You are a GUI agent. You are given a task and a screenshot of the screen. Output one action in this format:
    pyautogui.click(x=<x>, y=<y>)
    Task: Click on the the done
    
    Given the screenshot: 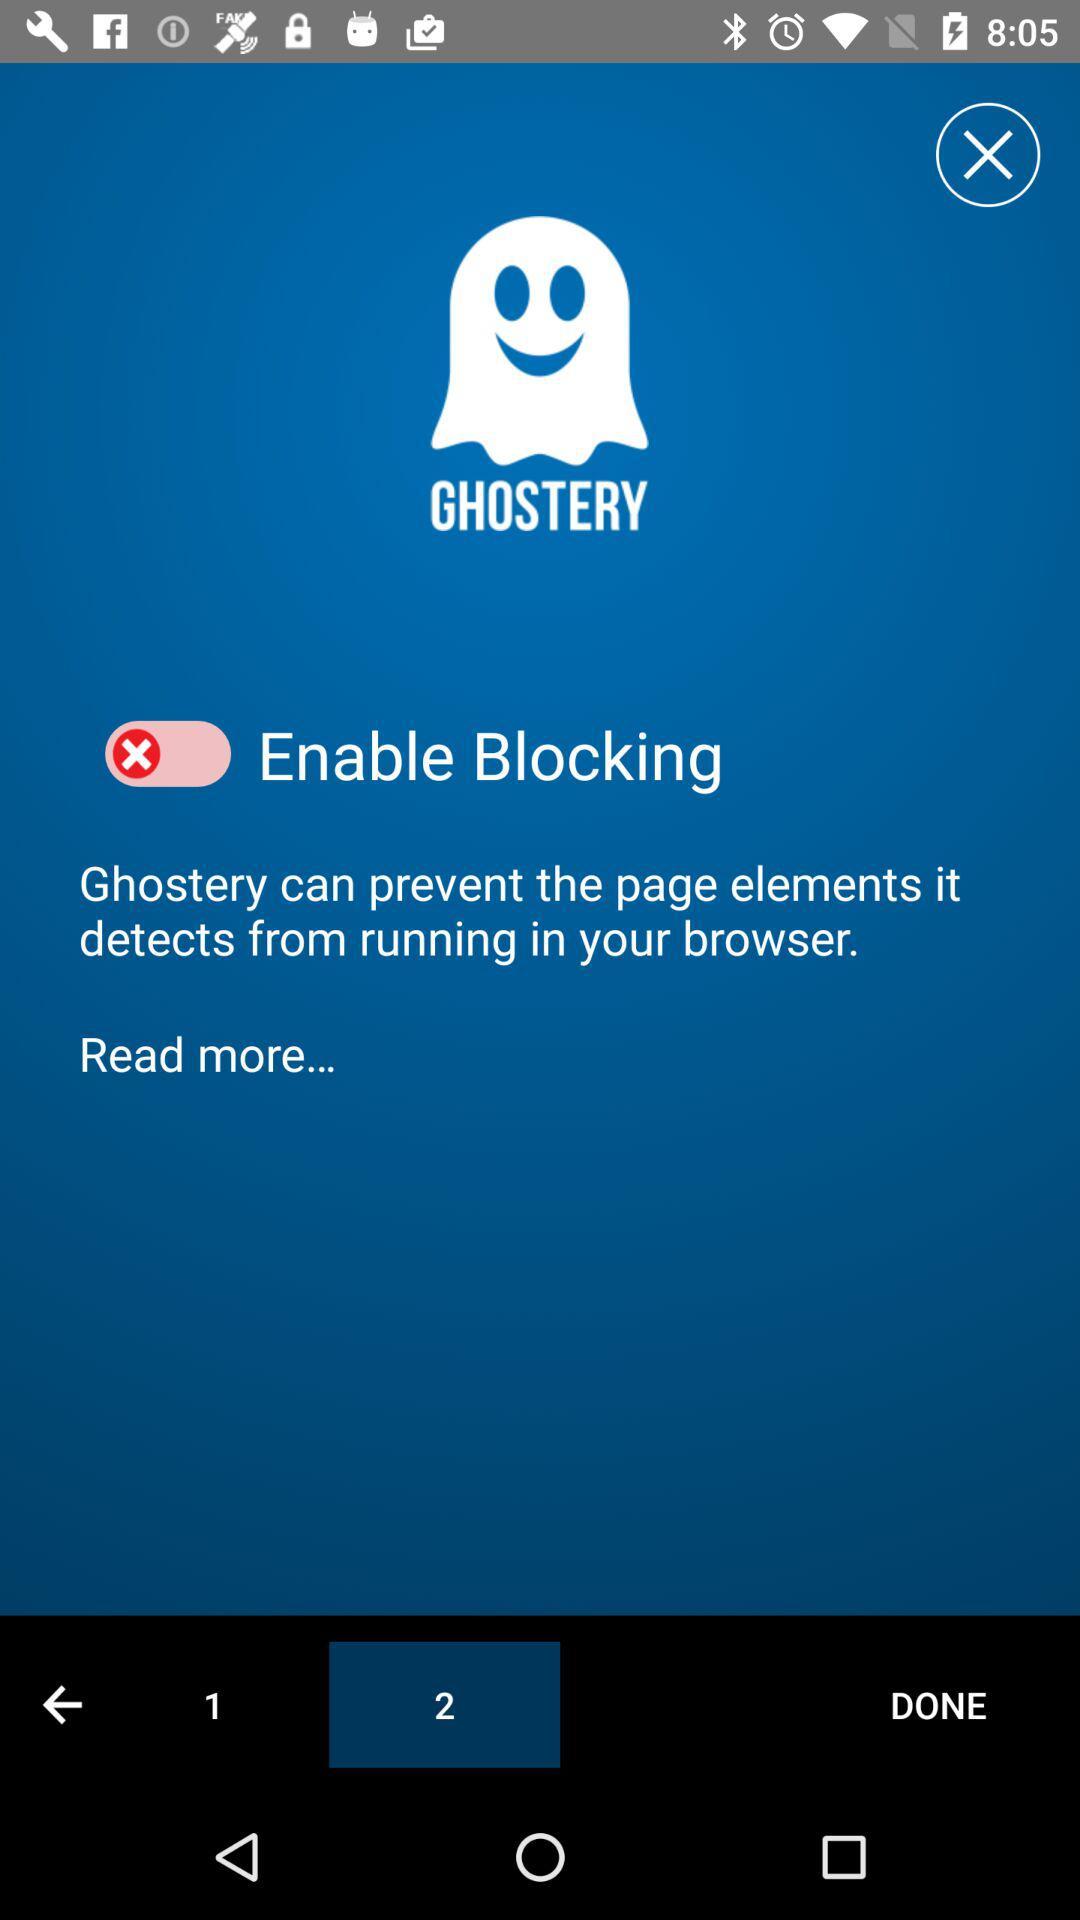 What is the action you would take?
    pyautogui.click(x=938, y=1703)
    